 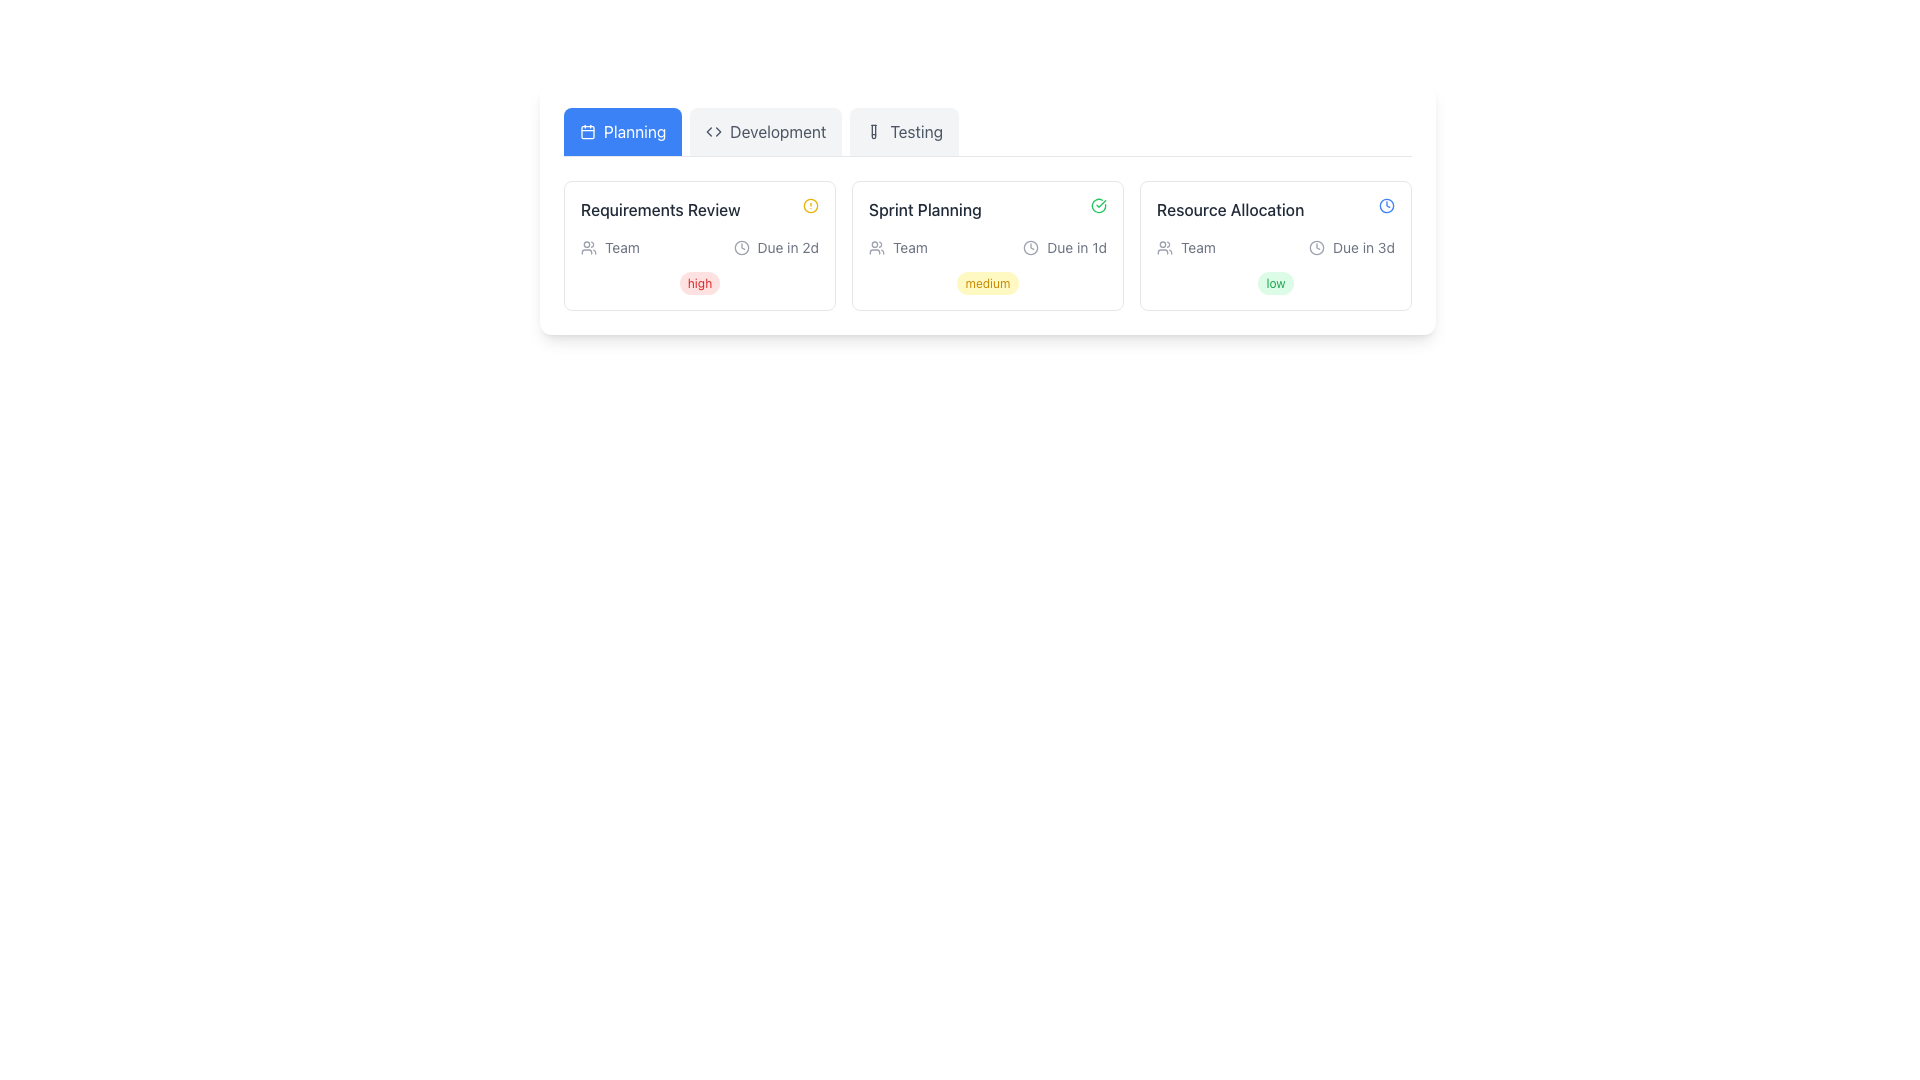 What do you see at coordinates (1275, 281) in the screenshot?
I see `text on the 'low' status label located at the bottom of the 'Resource Allocation' card, centered horizontally beneath the team and due date indicators` at bounding box center [1275, 281].